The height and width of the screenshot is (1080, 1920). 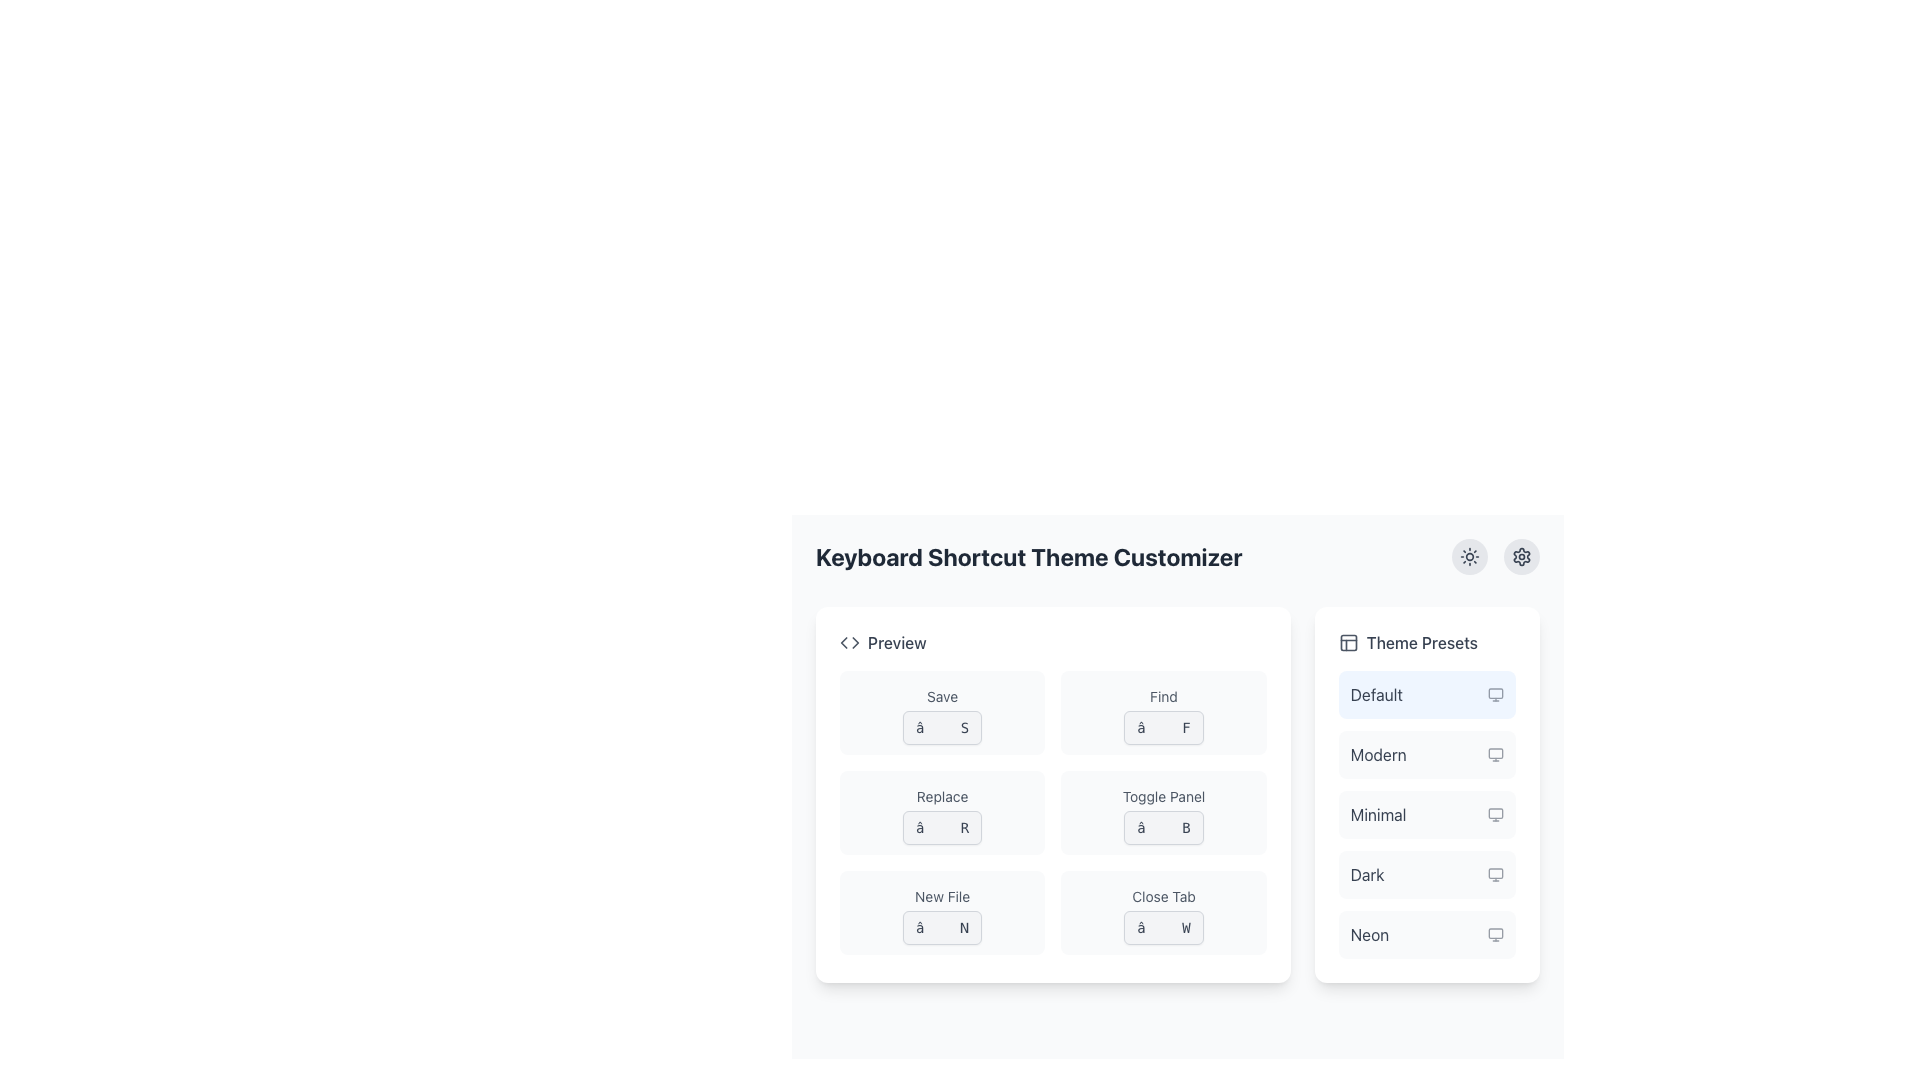 What do you see at coordinates (1496, 872) in the screenshot?
I see `the icon representing the 'Dark' theme option in the Theme Presets list, which is visually styled to resemble a monitor icon and located on the right section of the list` at bounding box center [1496, 872].